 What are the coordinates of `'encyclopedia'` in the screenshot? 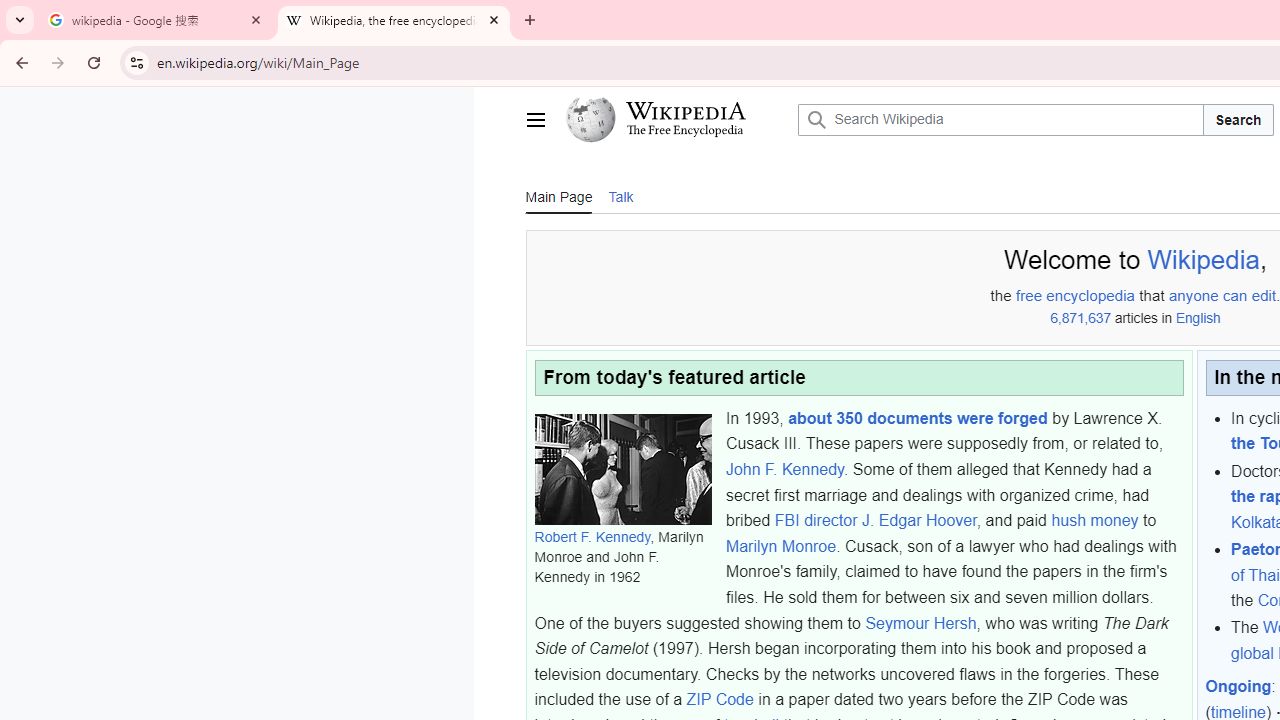 It's located at (1090, 296).